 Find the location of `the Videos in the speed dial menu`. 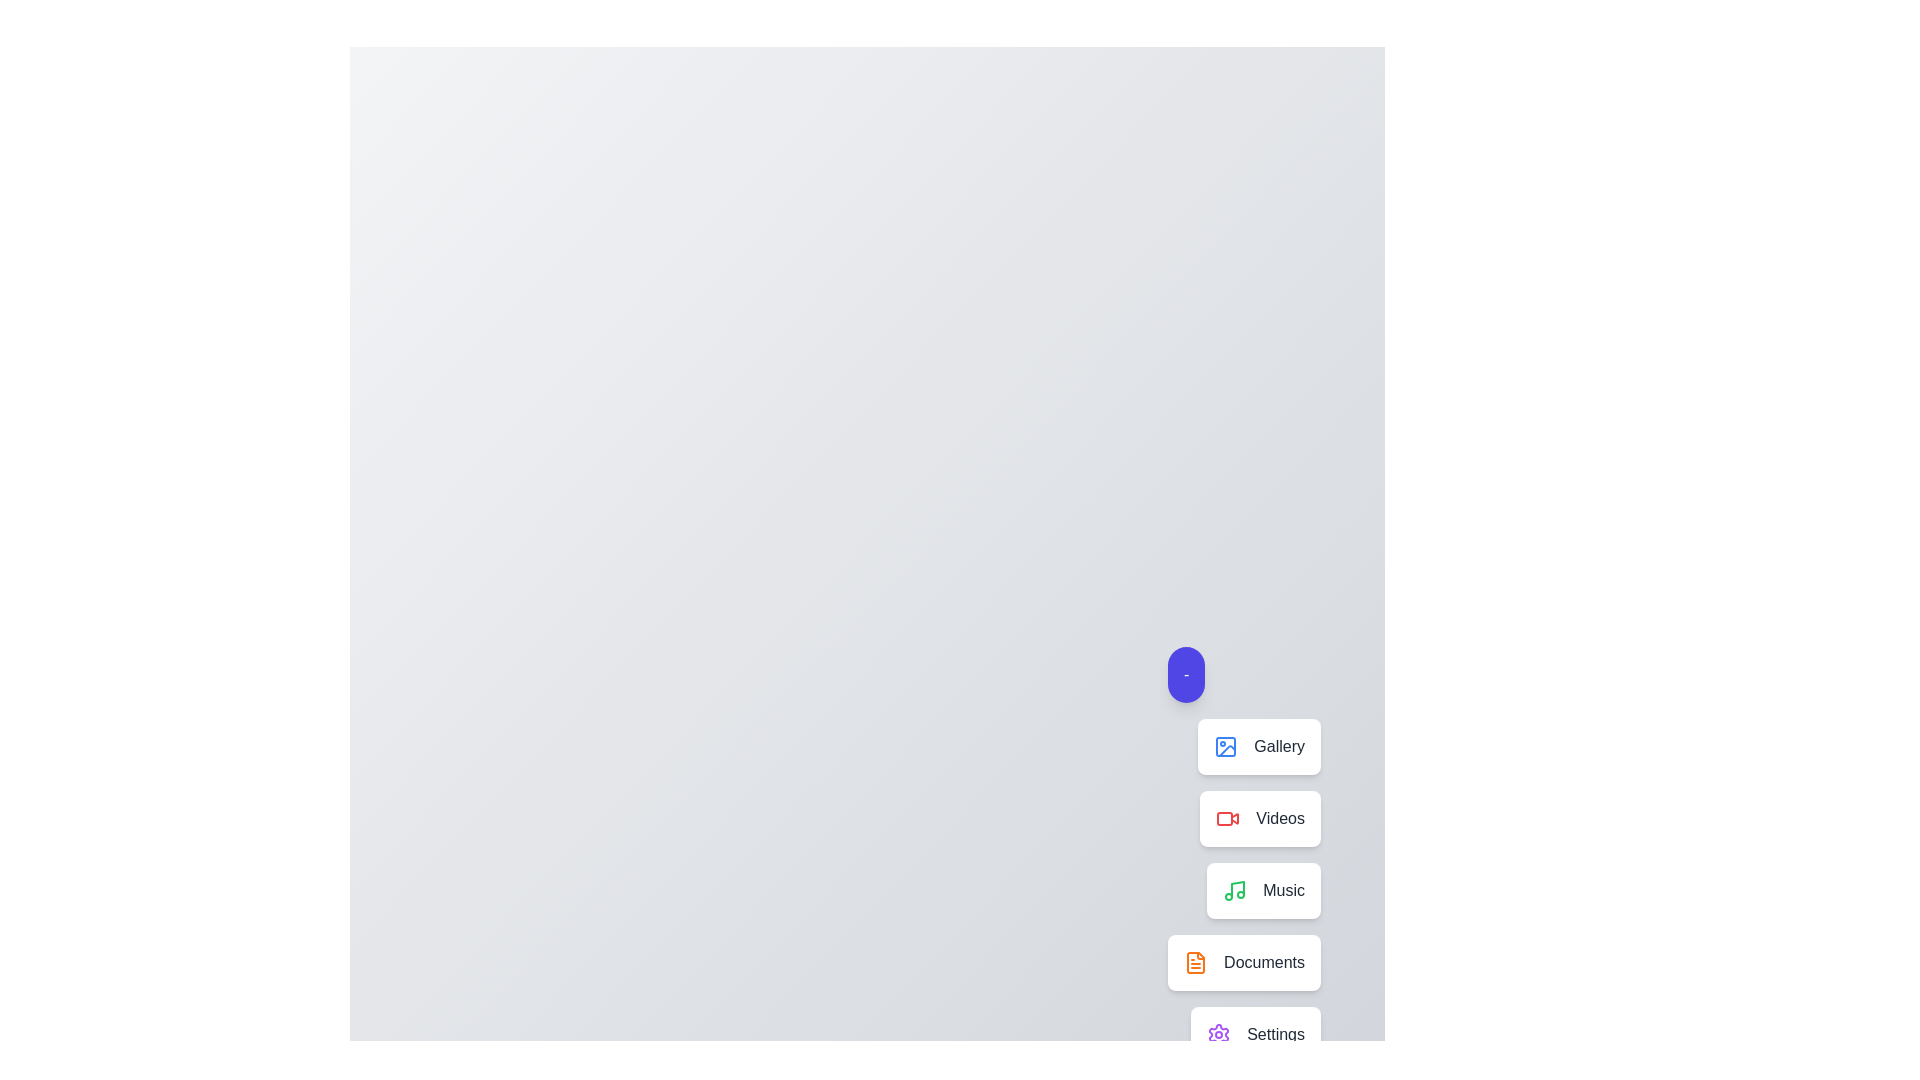

the Videos in the speed dial menu is located at coordinates (1259, 818).